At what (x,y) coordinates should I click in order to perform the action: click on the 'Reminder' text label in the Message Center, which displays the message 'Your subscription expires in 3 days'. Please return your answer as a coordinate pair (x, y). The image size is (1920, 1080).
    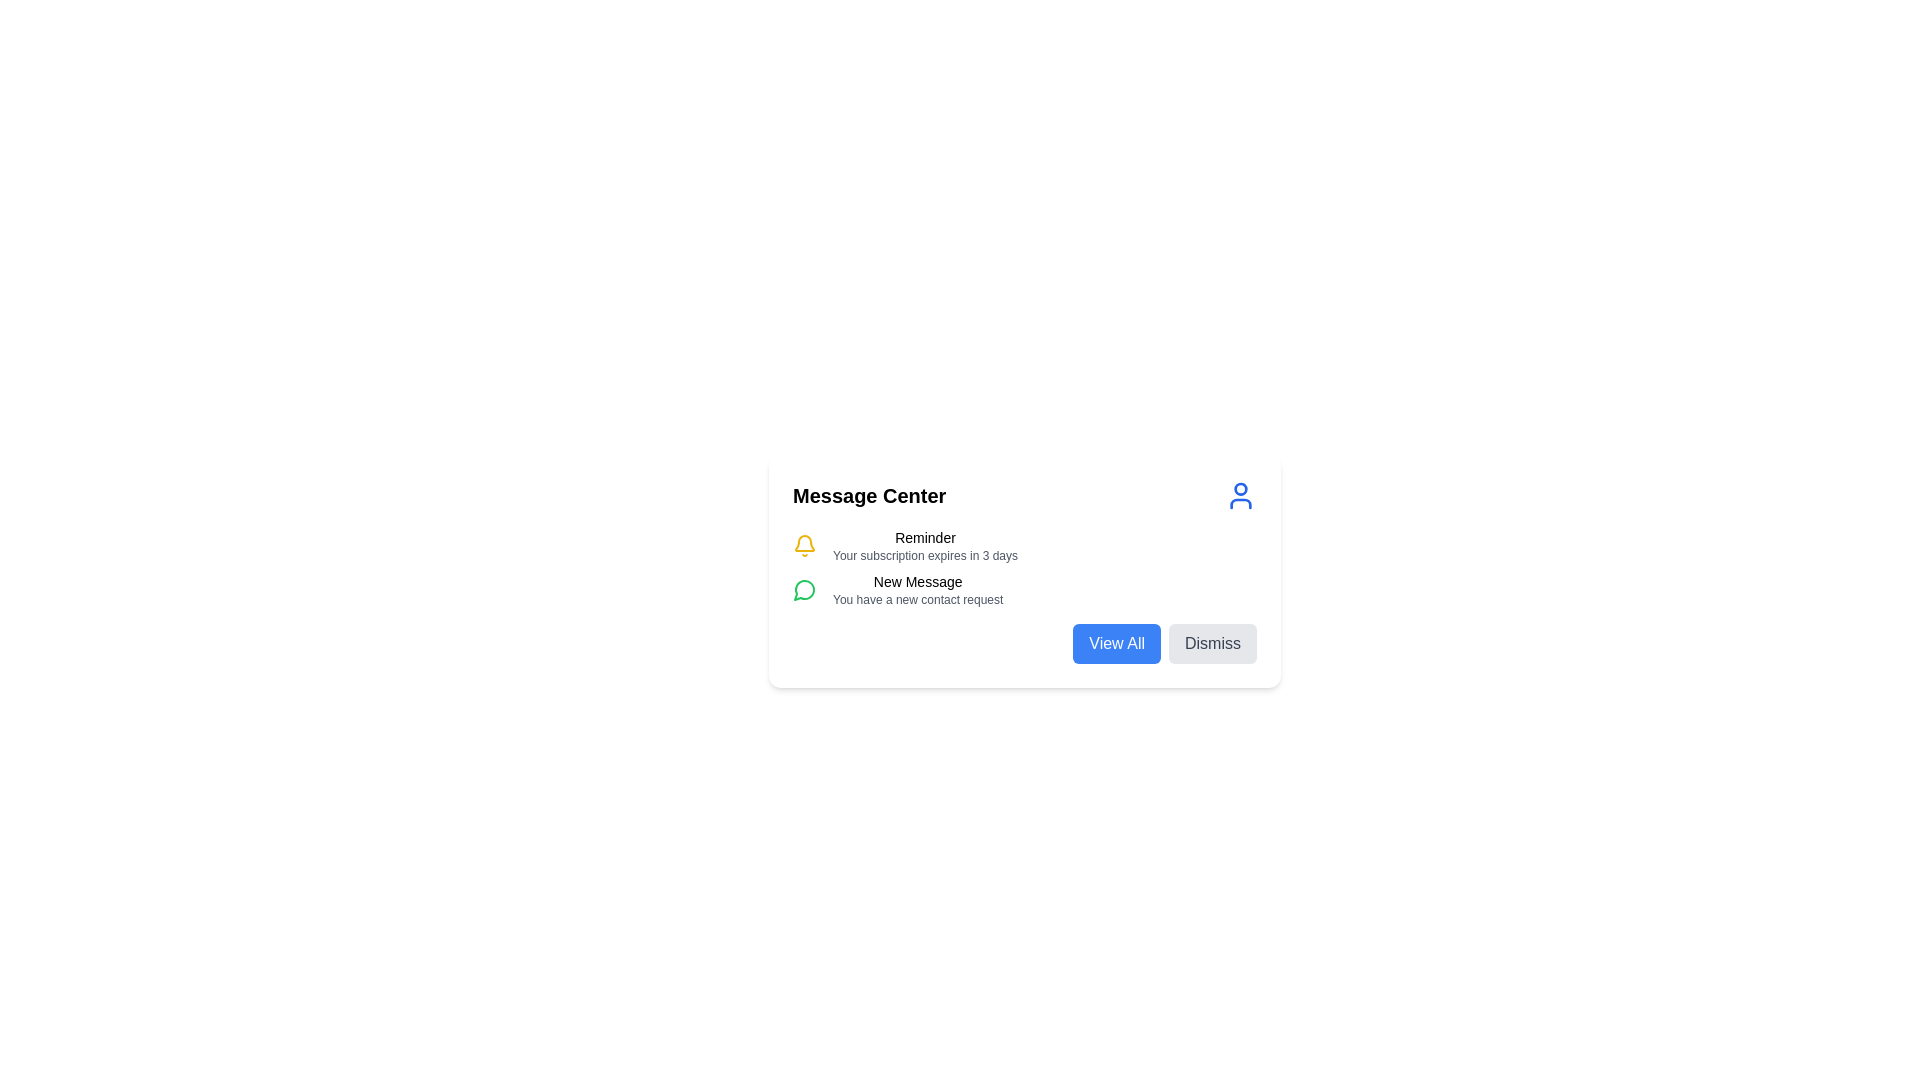
    Looking at the image, I should click on (924, 546).